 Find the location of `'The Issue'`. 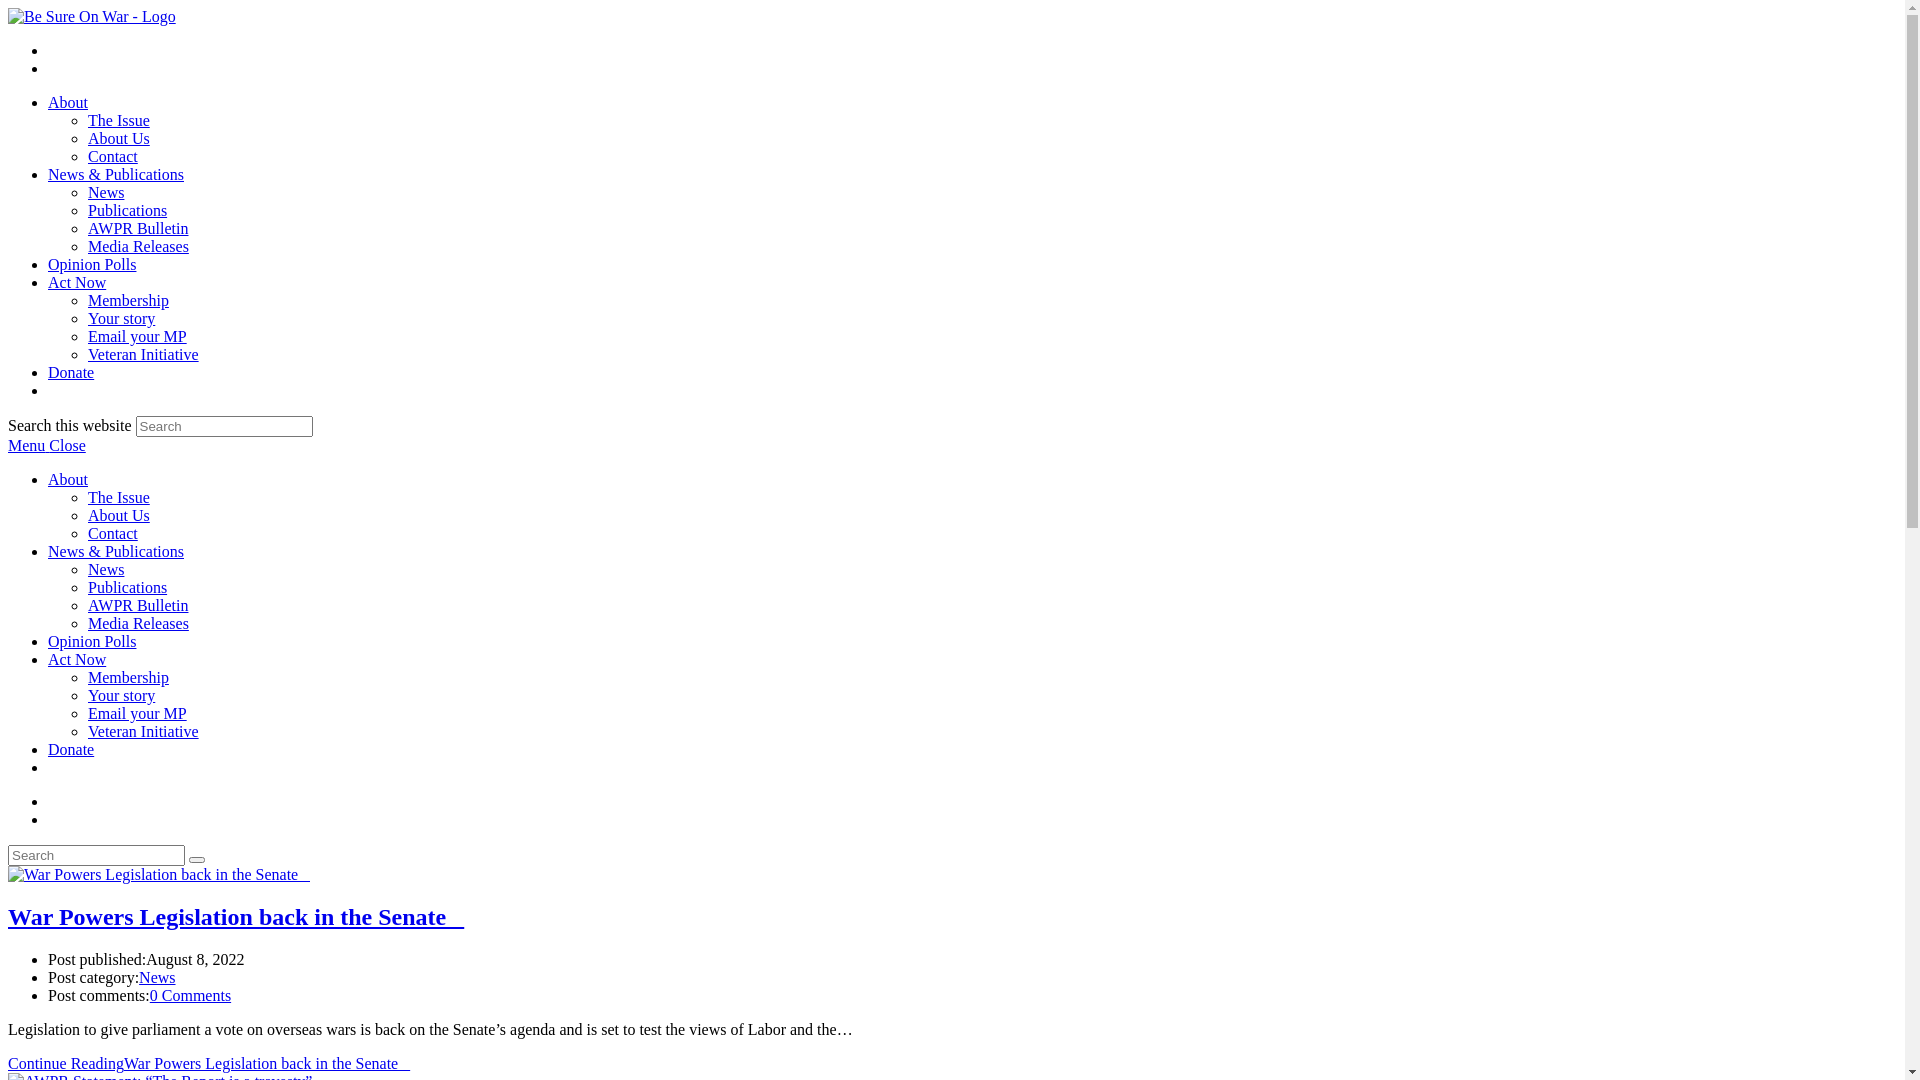

'The Issue' is located at coordinates (118, 120).